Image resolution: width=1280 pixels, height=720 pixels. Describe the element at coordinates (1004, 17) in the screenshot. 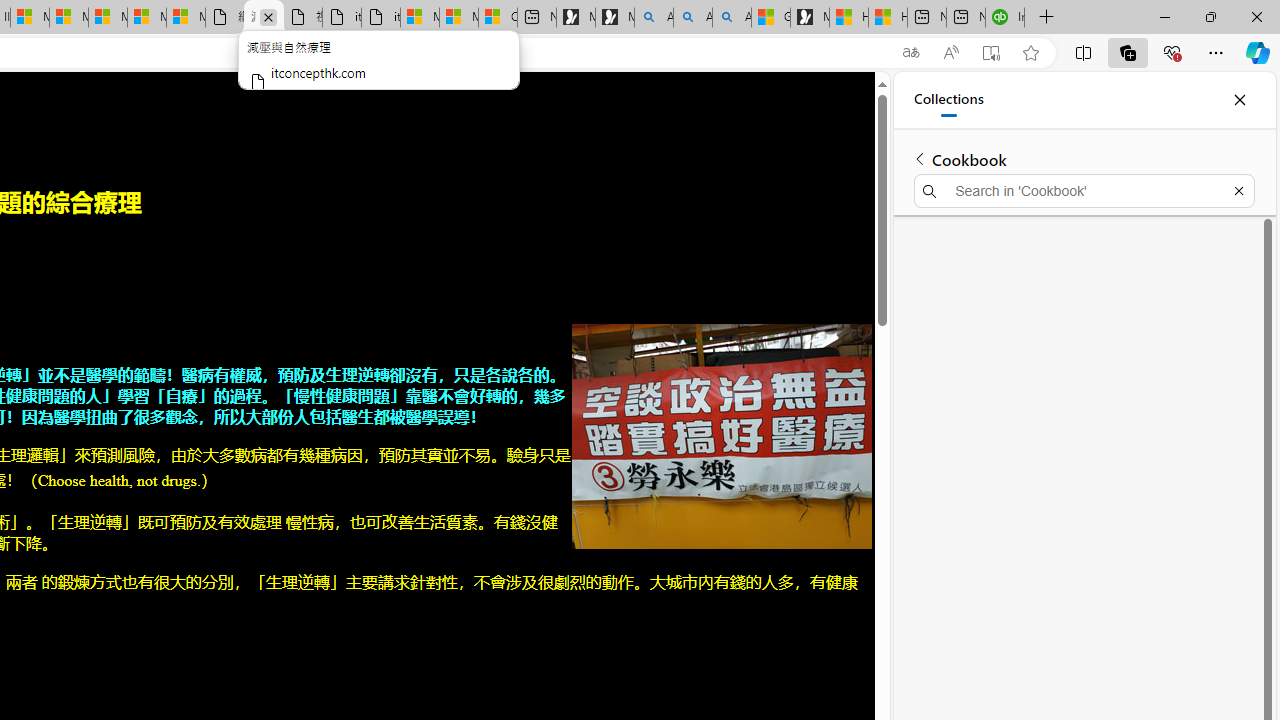

I see `'Intuit QuickBooks Online - Quickbooks'` at that location.